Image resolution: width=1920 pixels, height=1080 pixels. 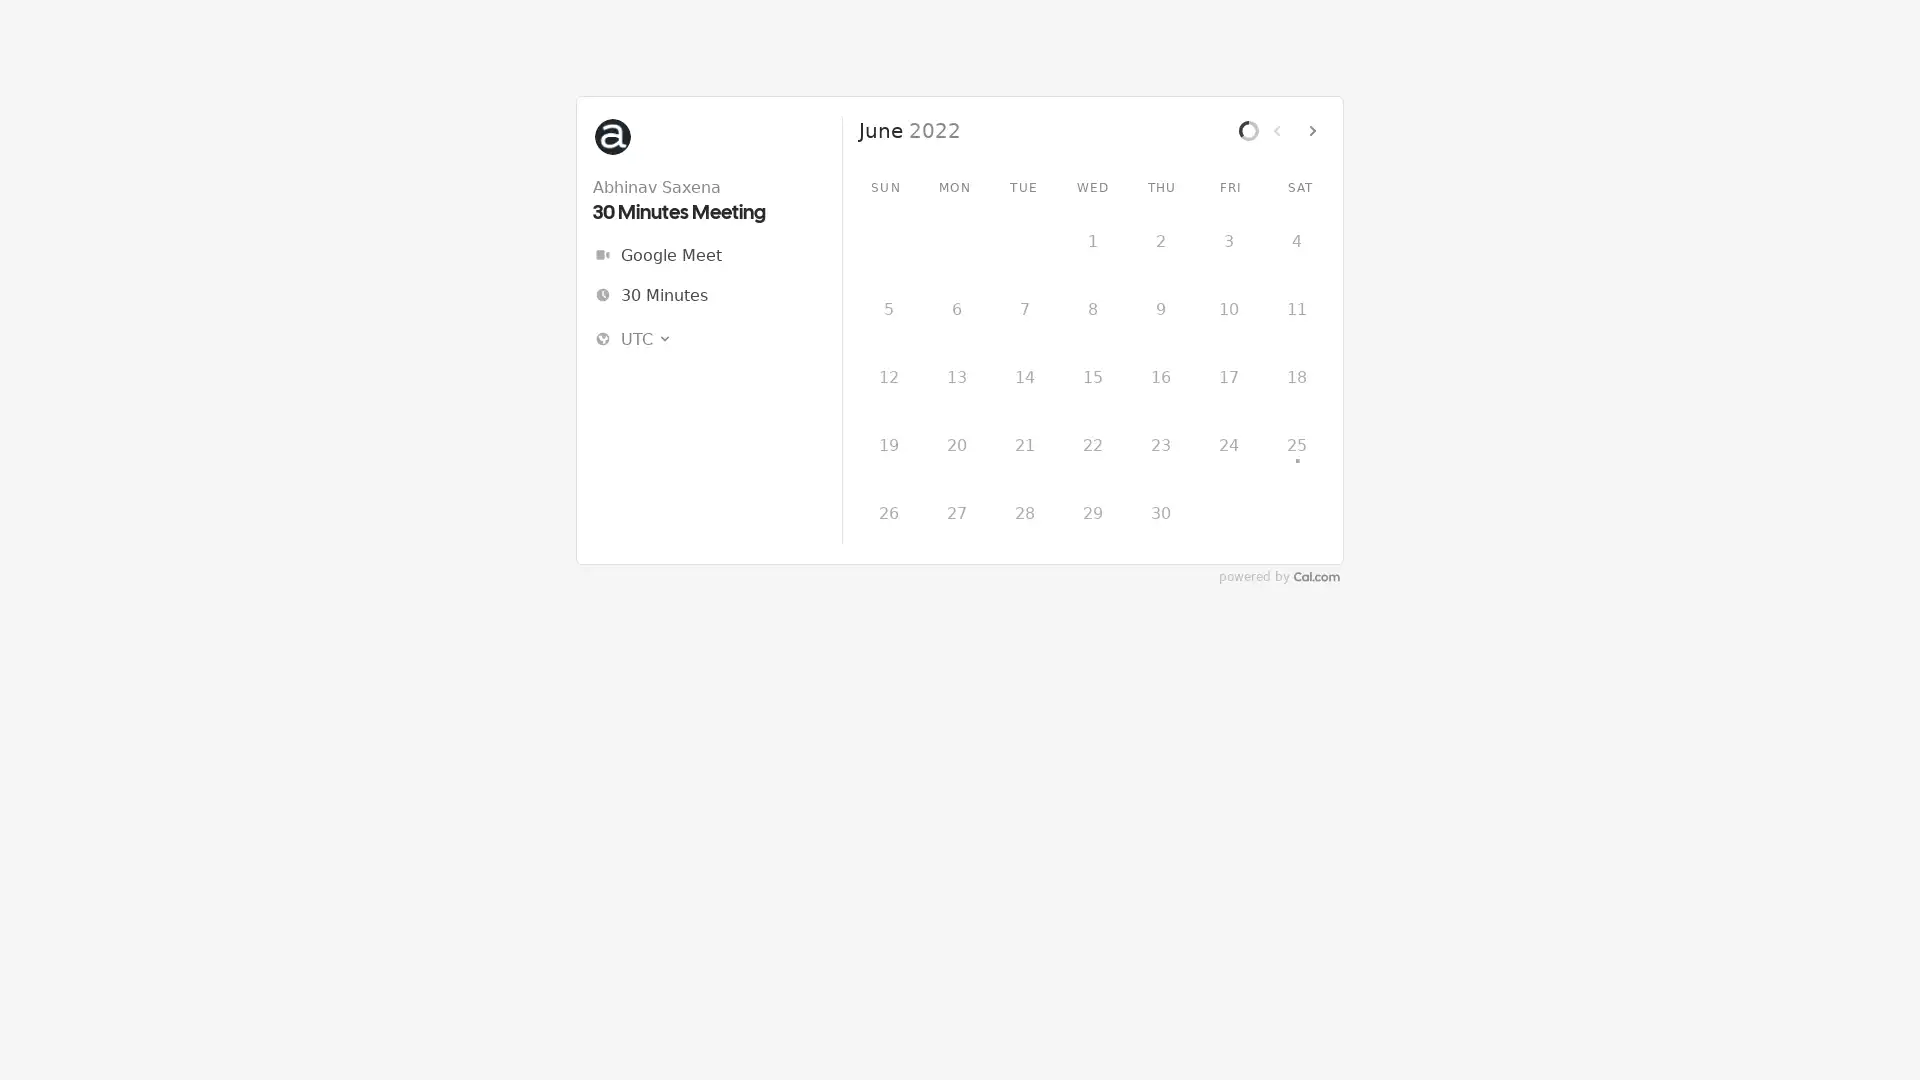 I want to click on 3, so click(x=1227, y=240).